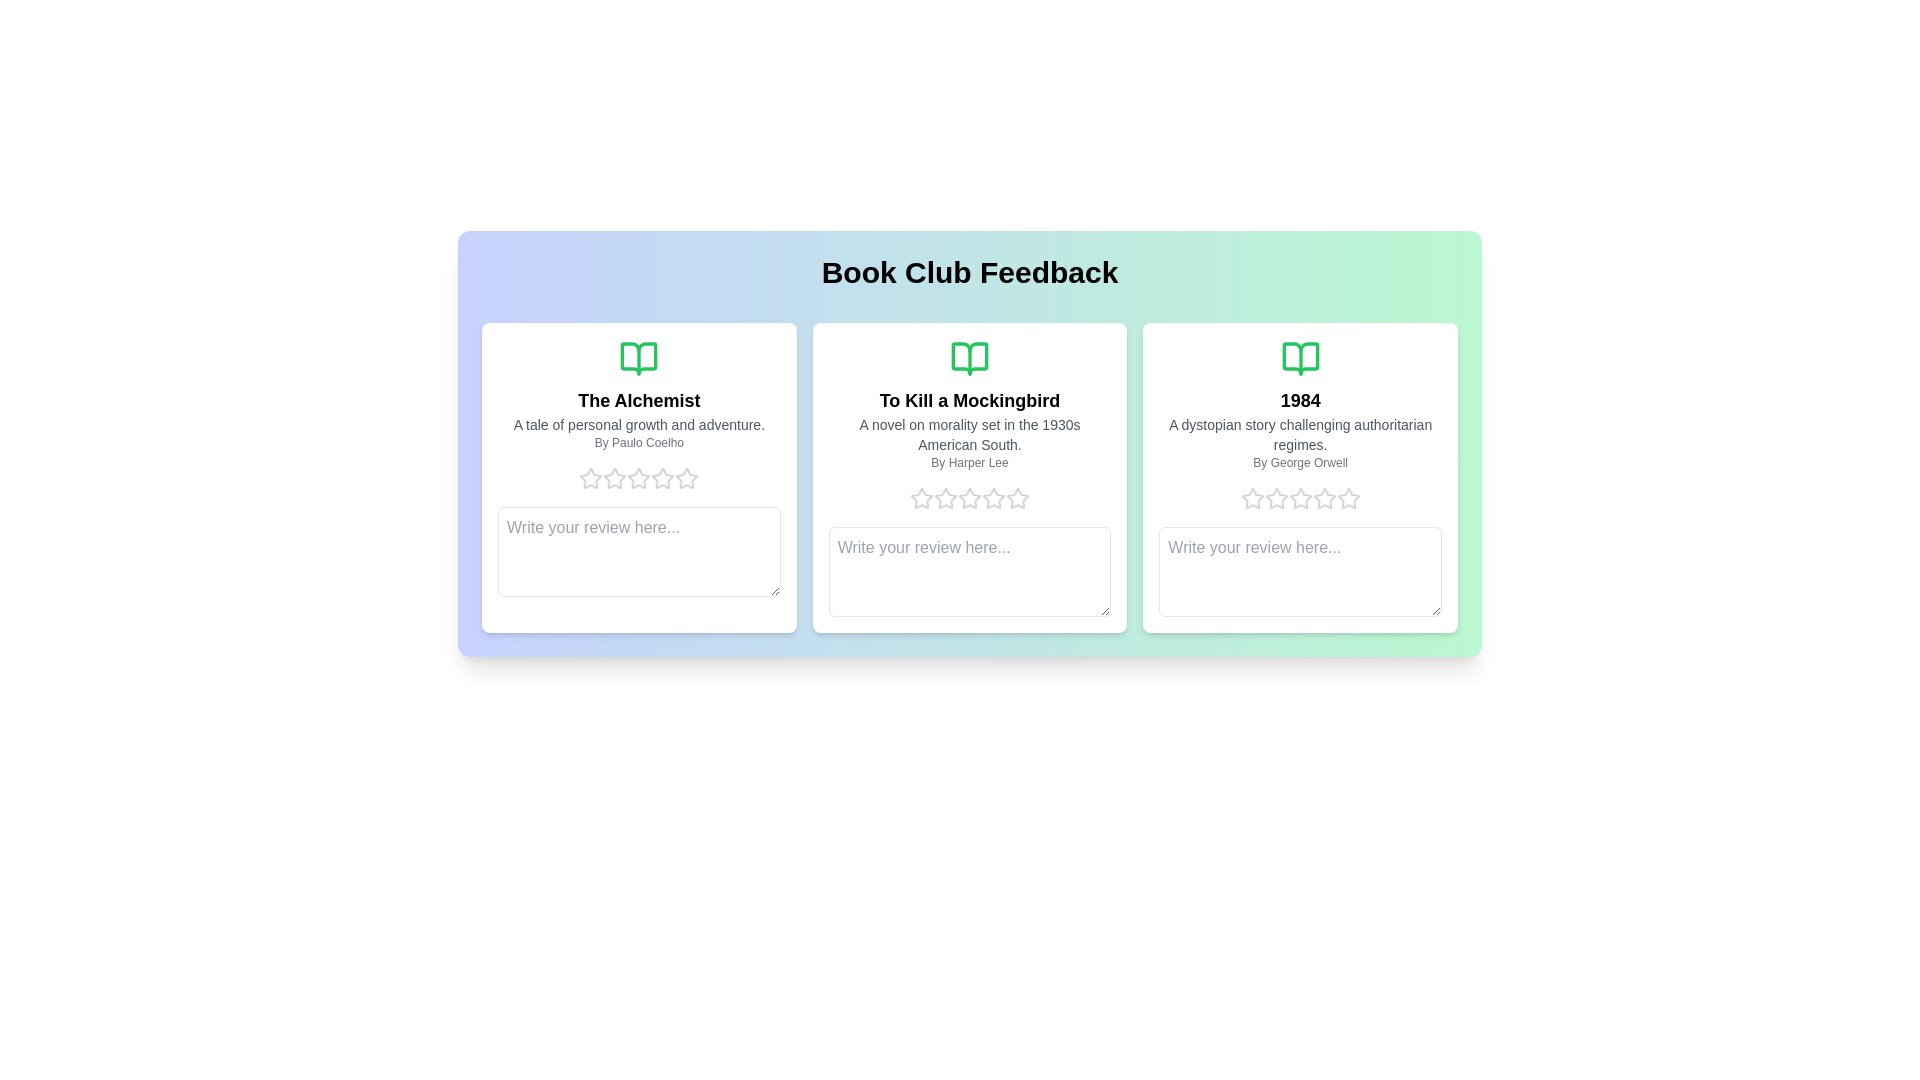  Describe the element at coordinates (638, 357) in the screenshot. I see `the static graphic icon representing a book located at the top-center of the first card above the title 'The Alchemist'` at that location.